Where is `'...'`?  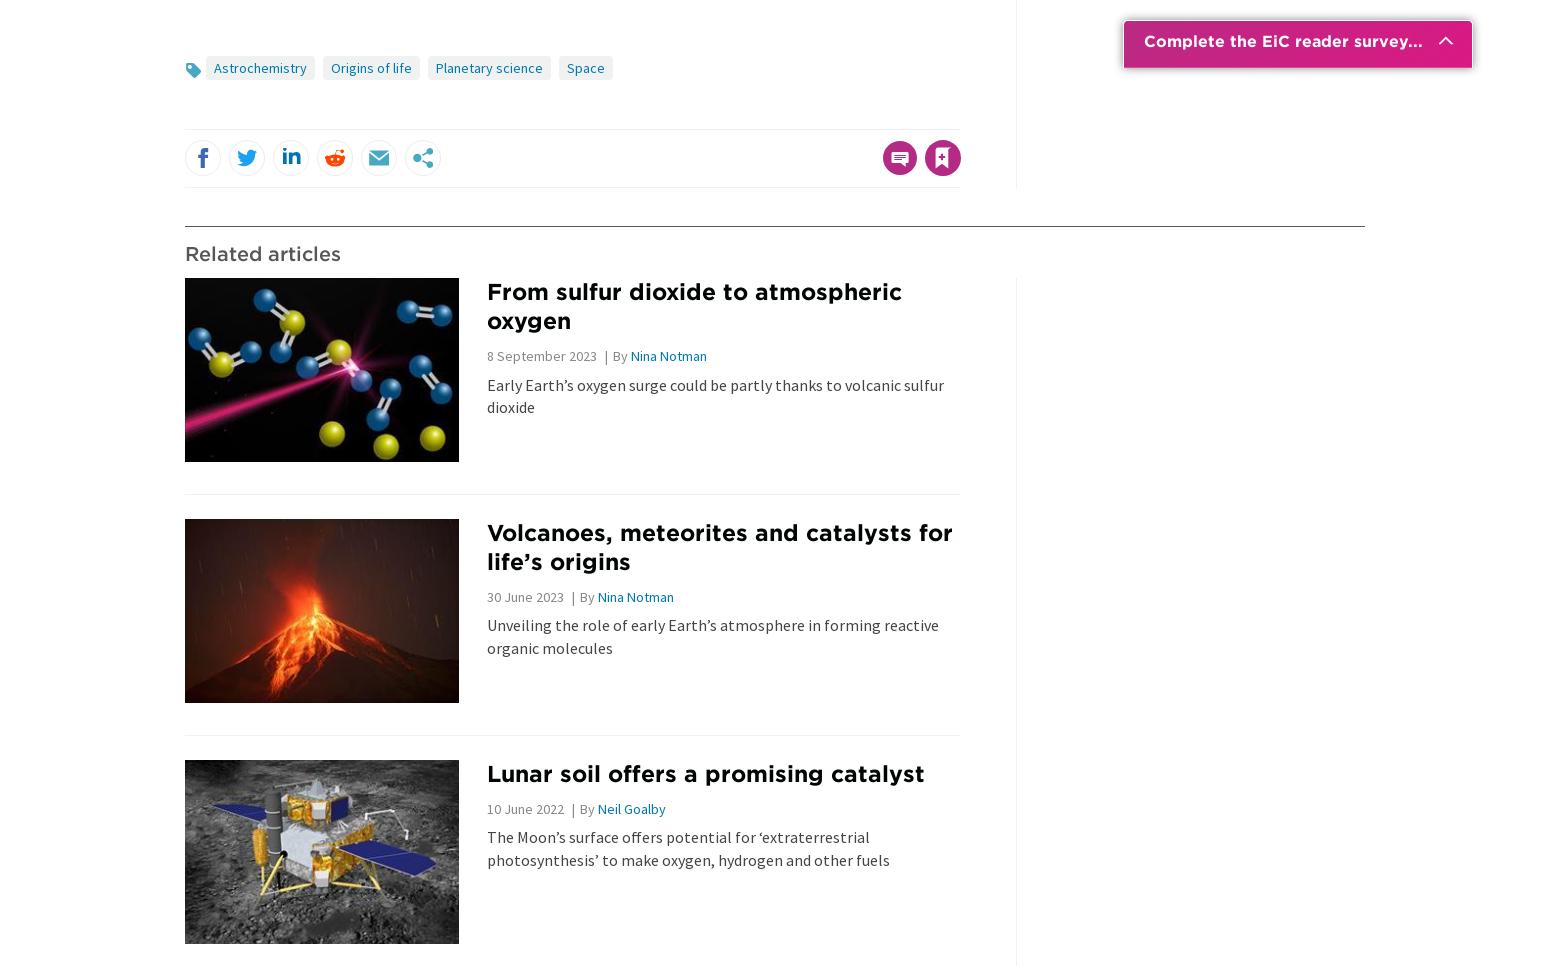 '...' is located at coordinates (1413, 40).